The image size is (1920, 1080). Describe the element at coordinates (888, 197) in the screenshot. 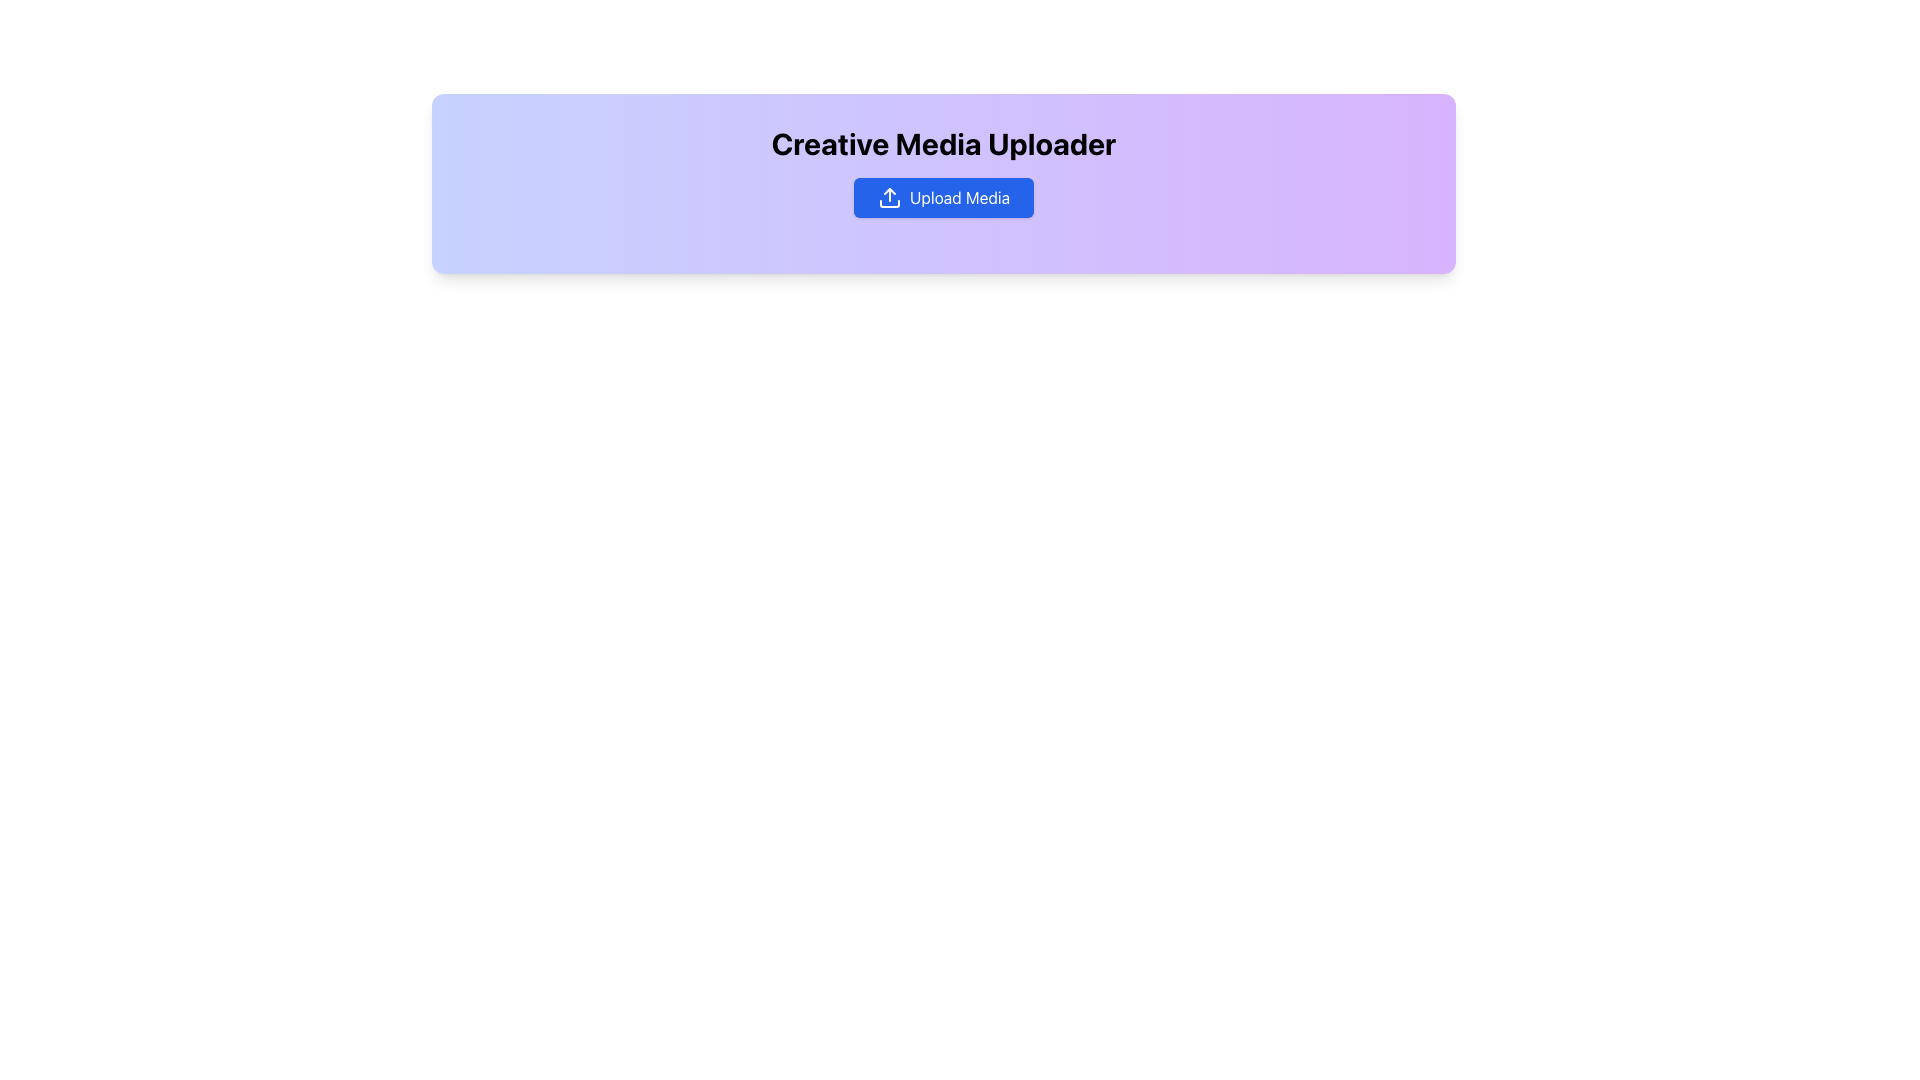

I see `the upward arrow icon in the 'Upload Media' button, which is located to the left of the button text` at that location.